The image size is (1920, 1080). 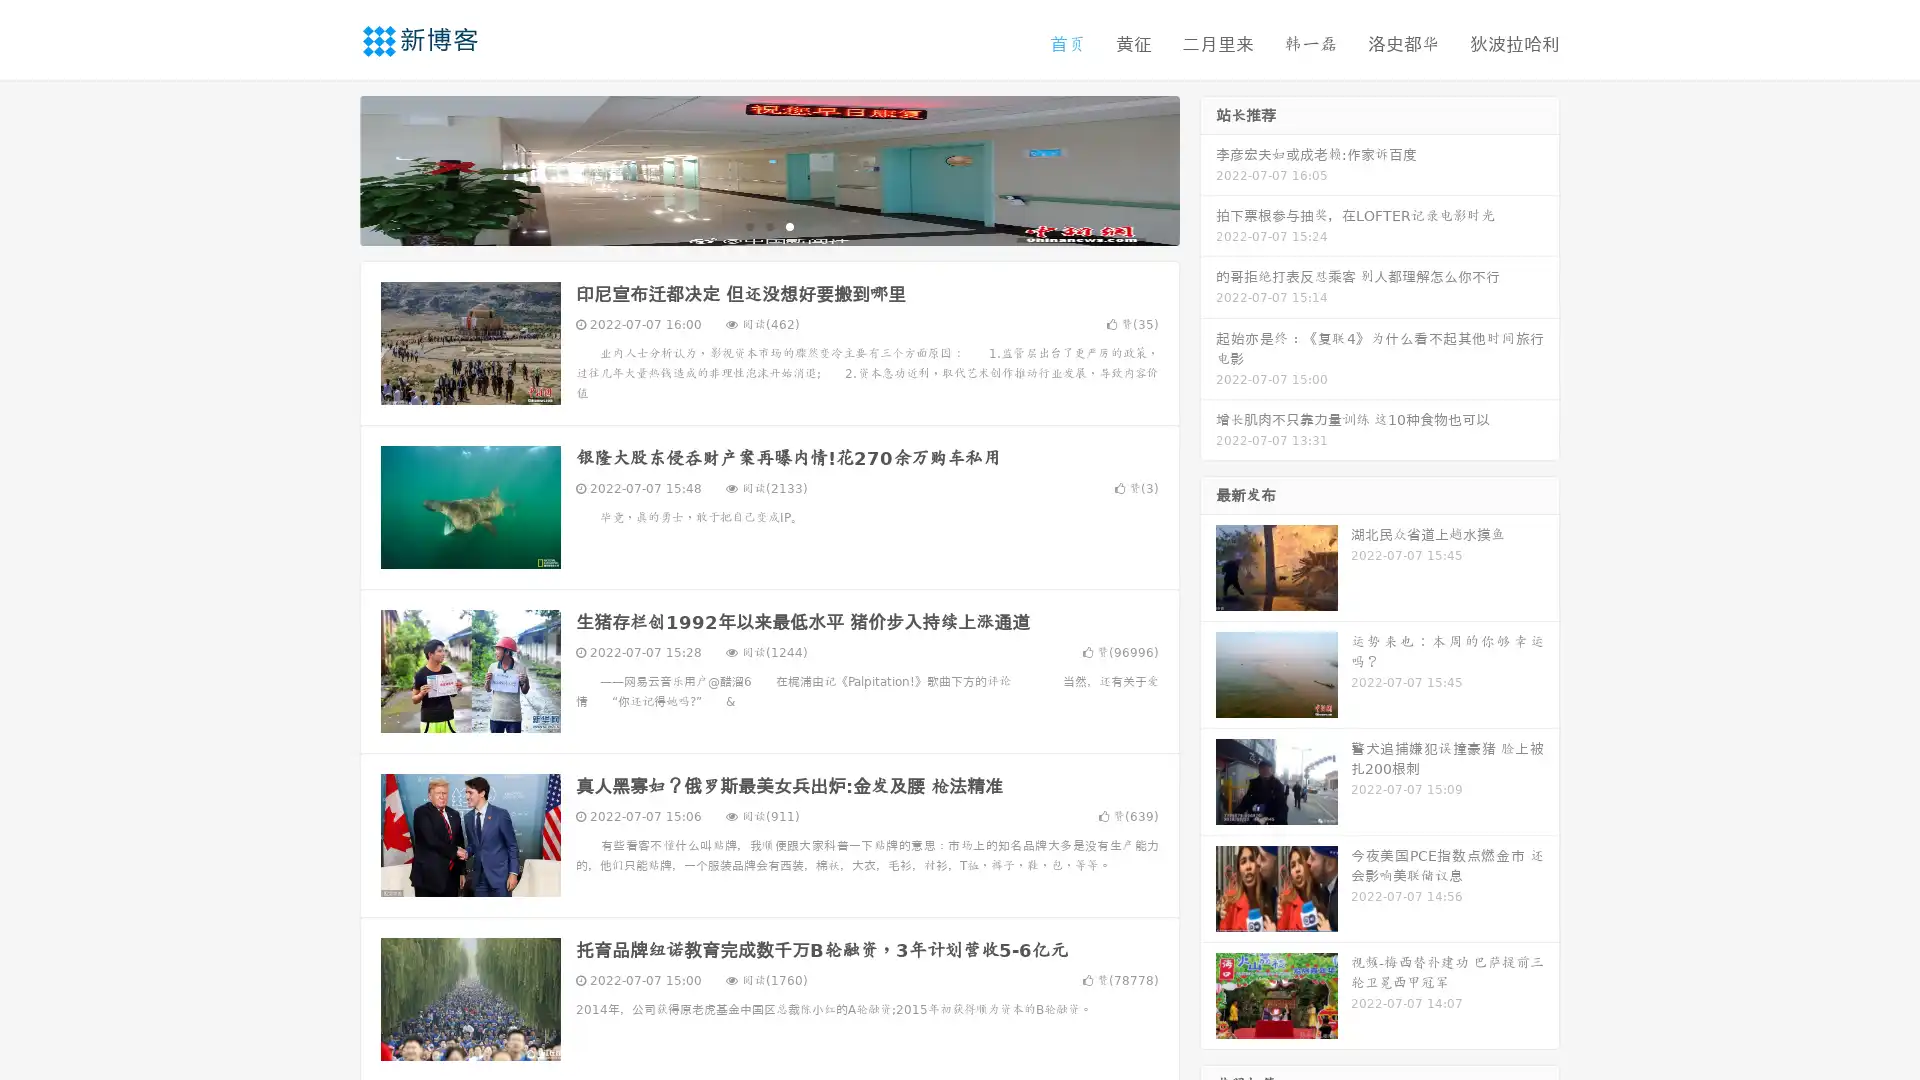 What do you see at coordinates (1208, 168) in the screenshot?
I see `Next slide` at bounding box center [1208, 168].